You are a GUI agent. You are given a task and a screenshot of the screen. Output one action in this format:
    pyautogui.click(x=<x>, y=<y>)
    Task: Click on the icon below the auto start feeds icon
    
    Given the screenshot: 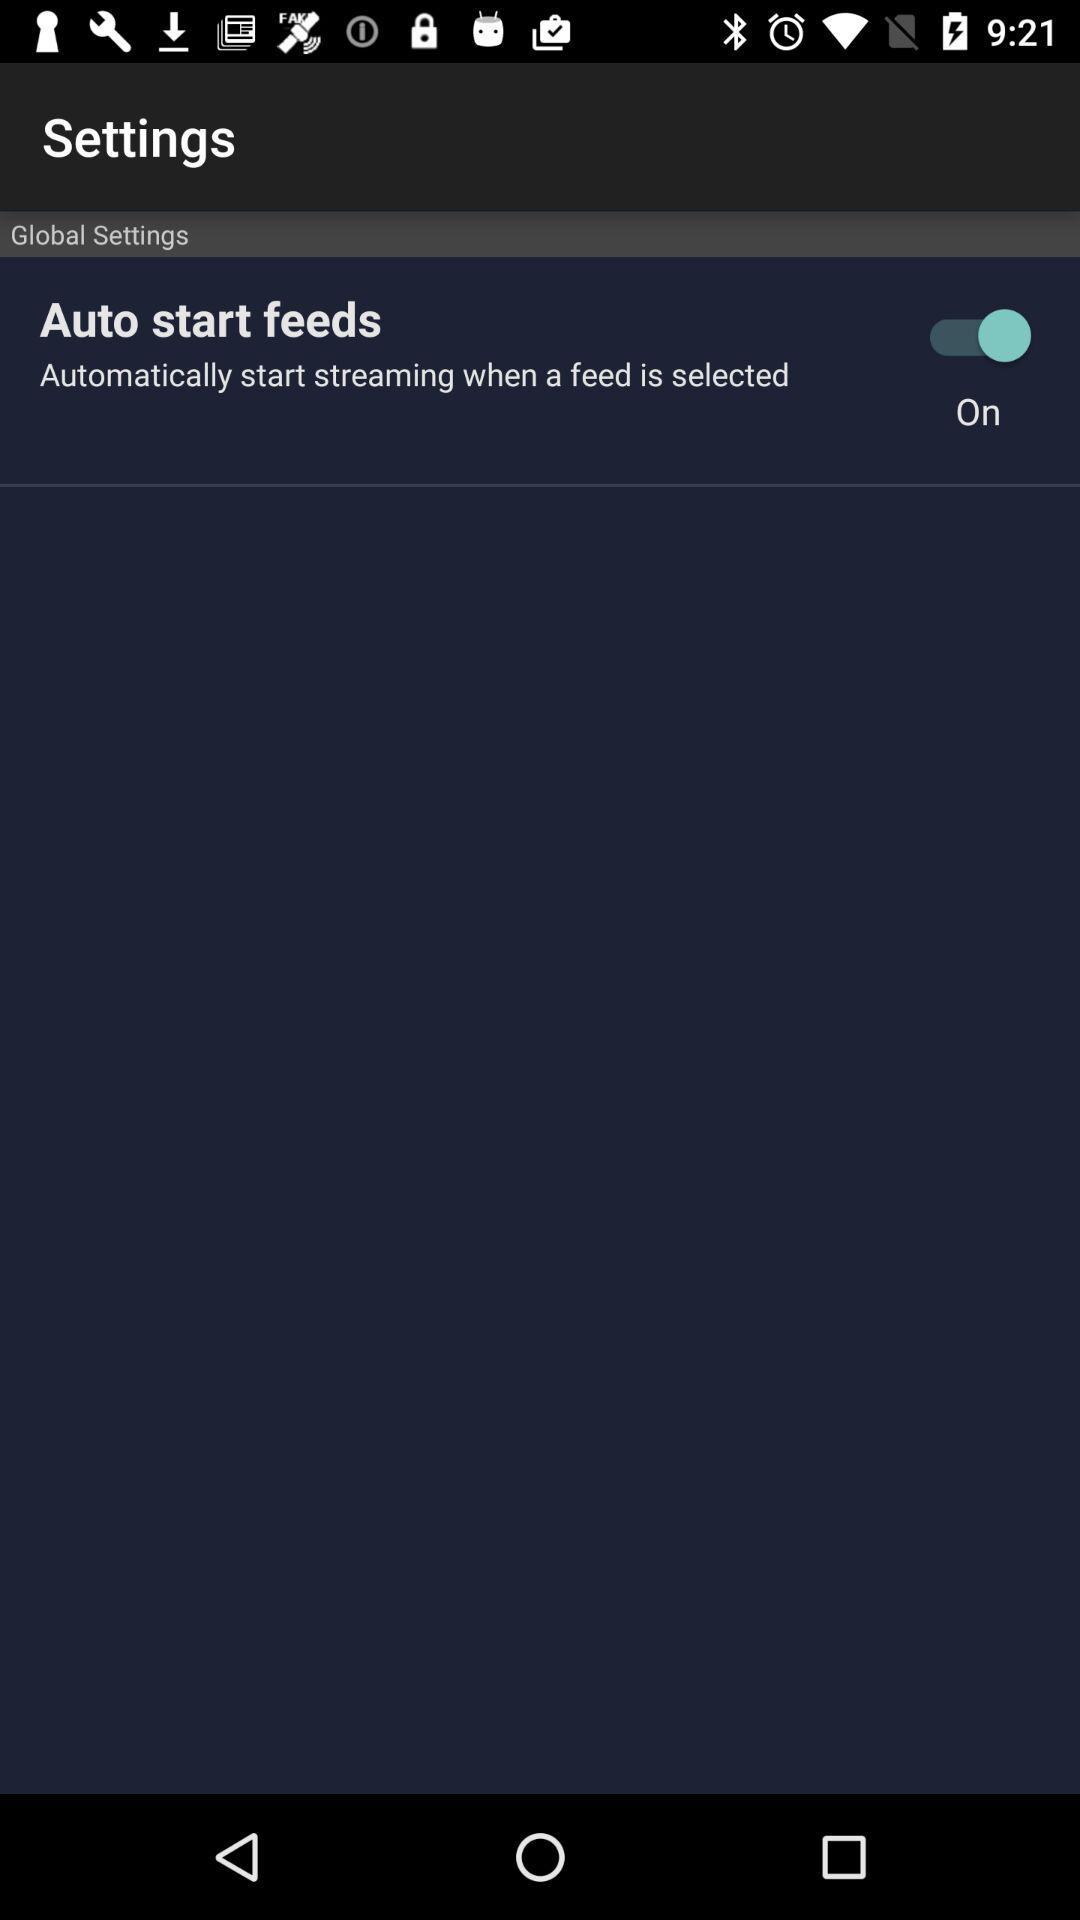 What is the action you would take?
    pyautogui.click(x=471, y=373)
    